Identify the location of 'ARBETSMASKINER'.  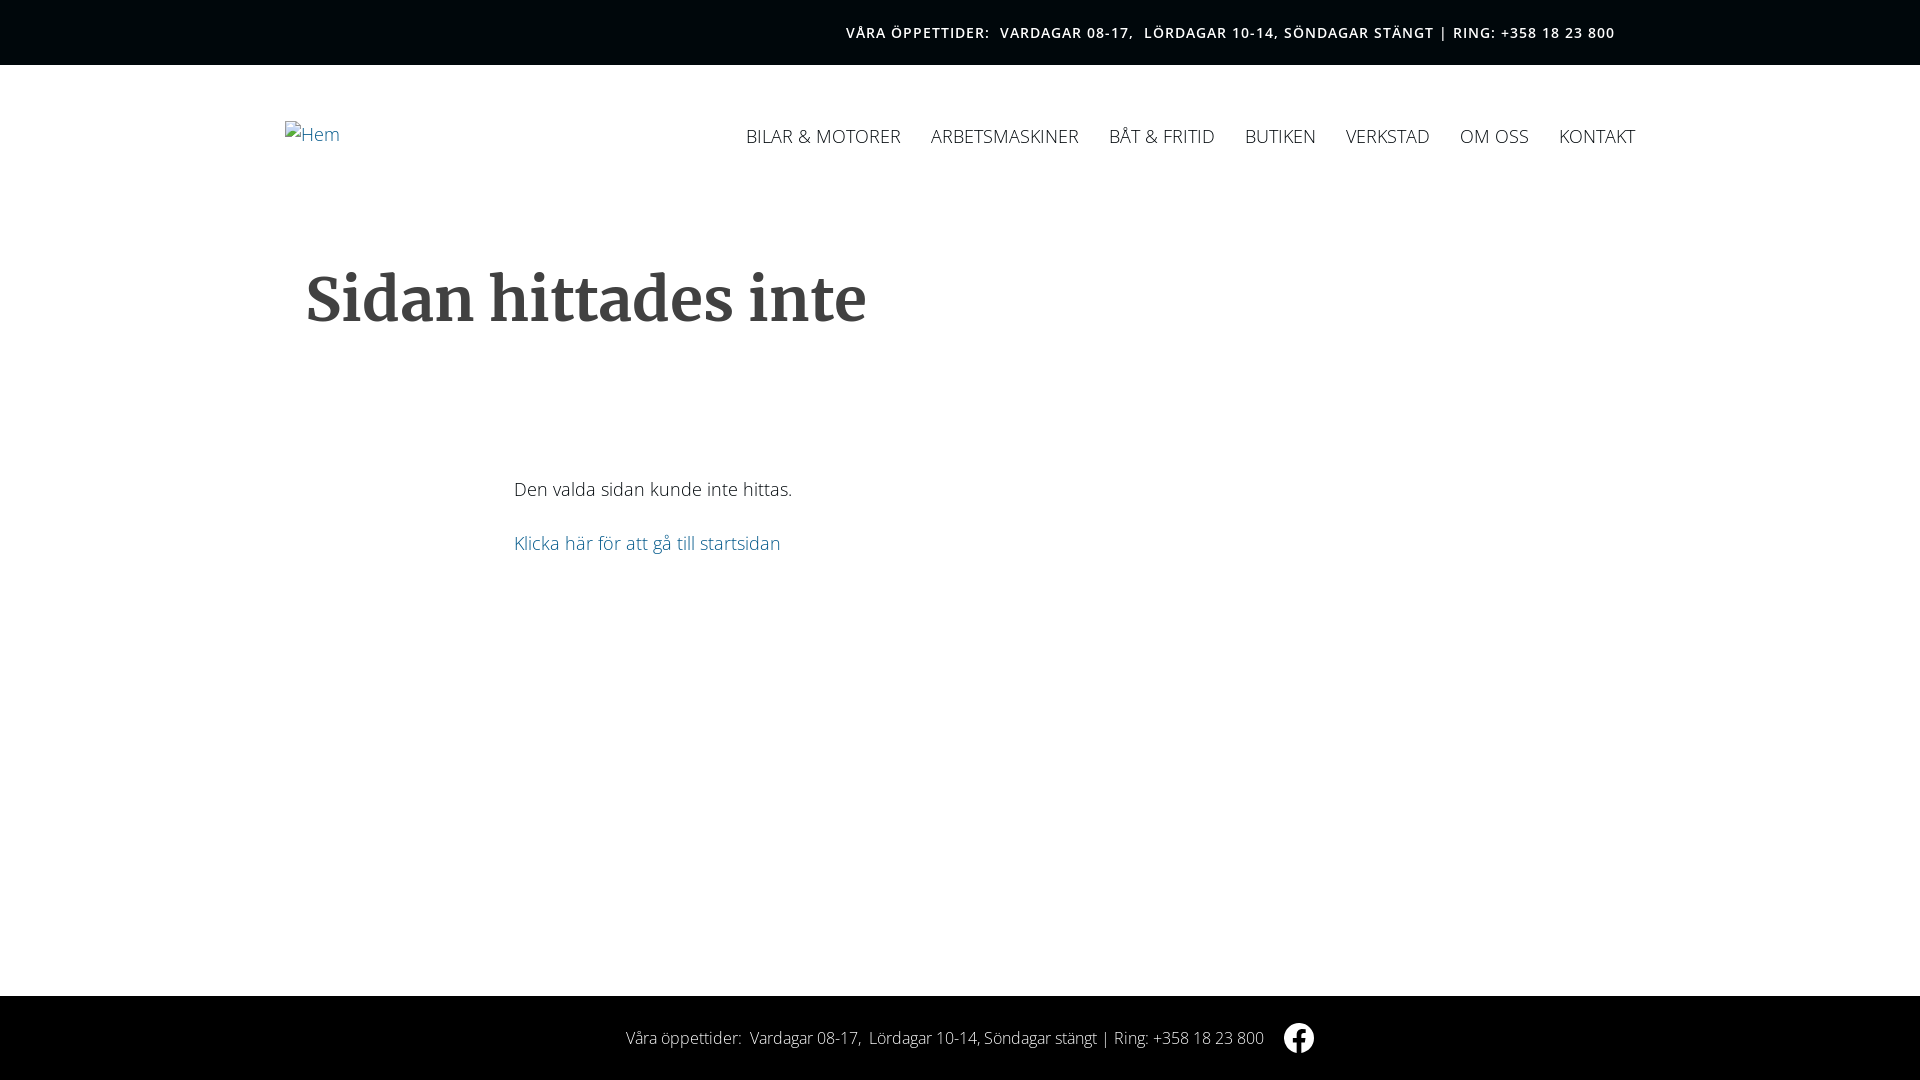
(1004, 135).